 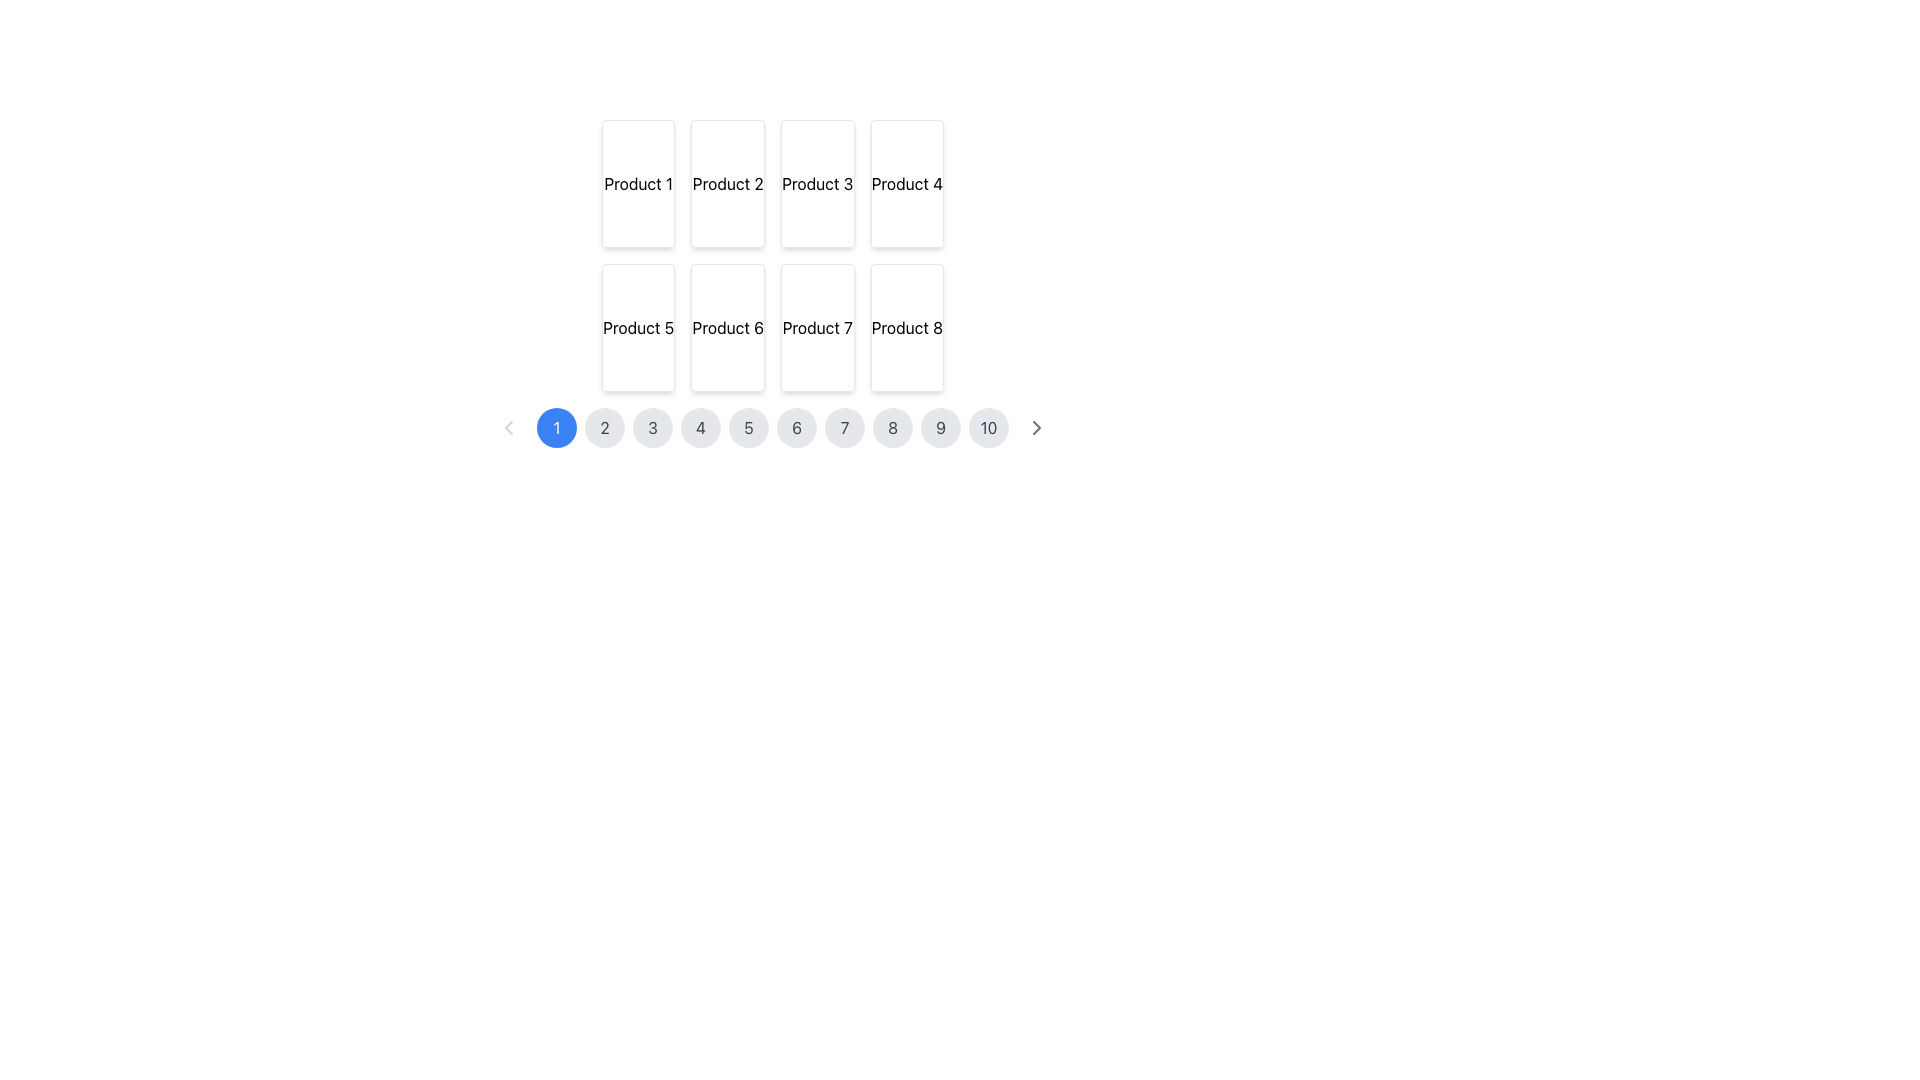 I want to click on the display card for 'Product 5', which is located in the second row, first column of the grid layout, so click(x=637, y=326).